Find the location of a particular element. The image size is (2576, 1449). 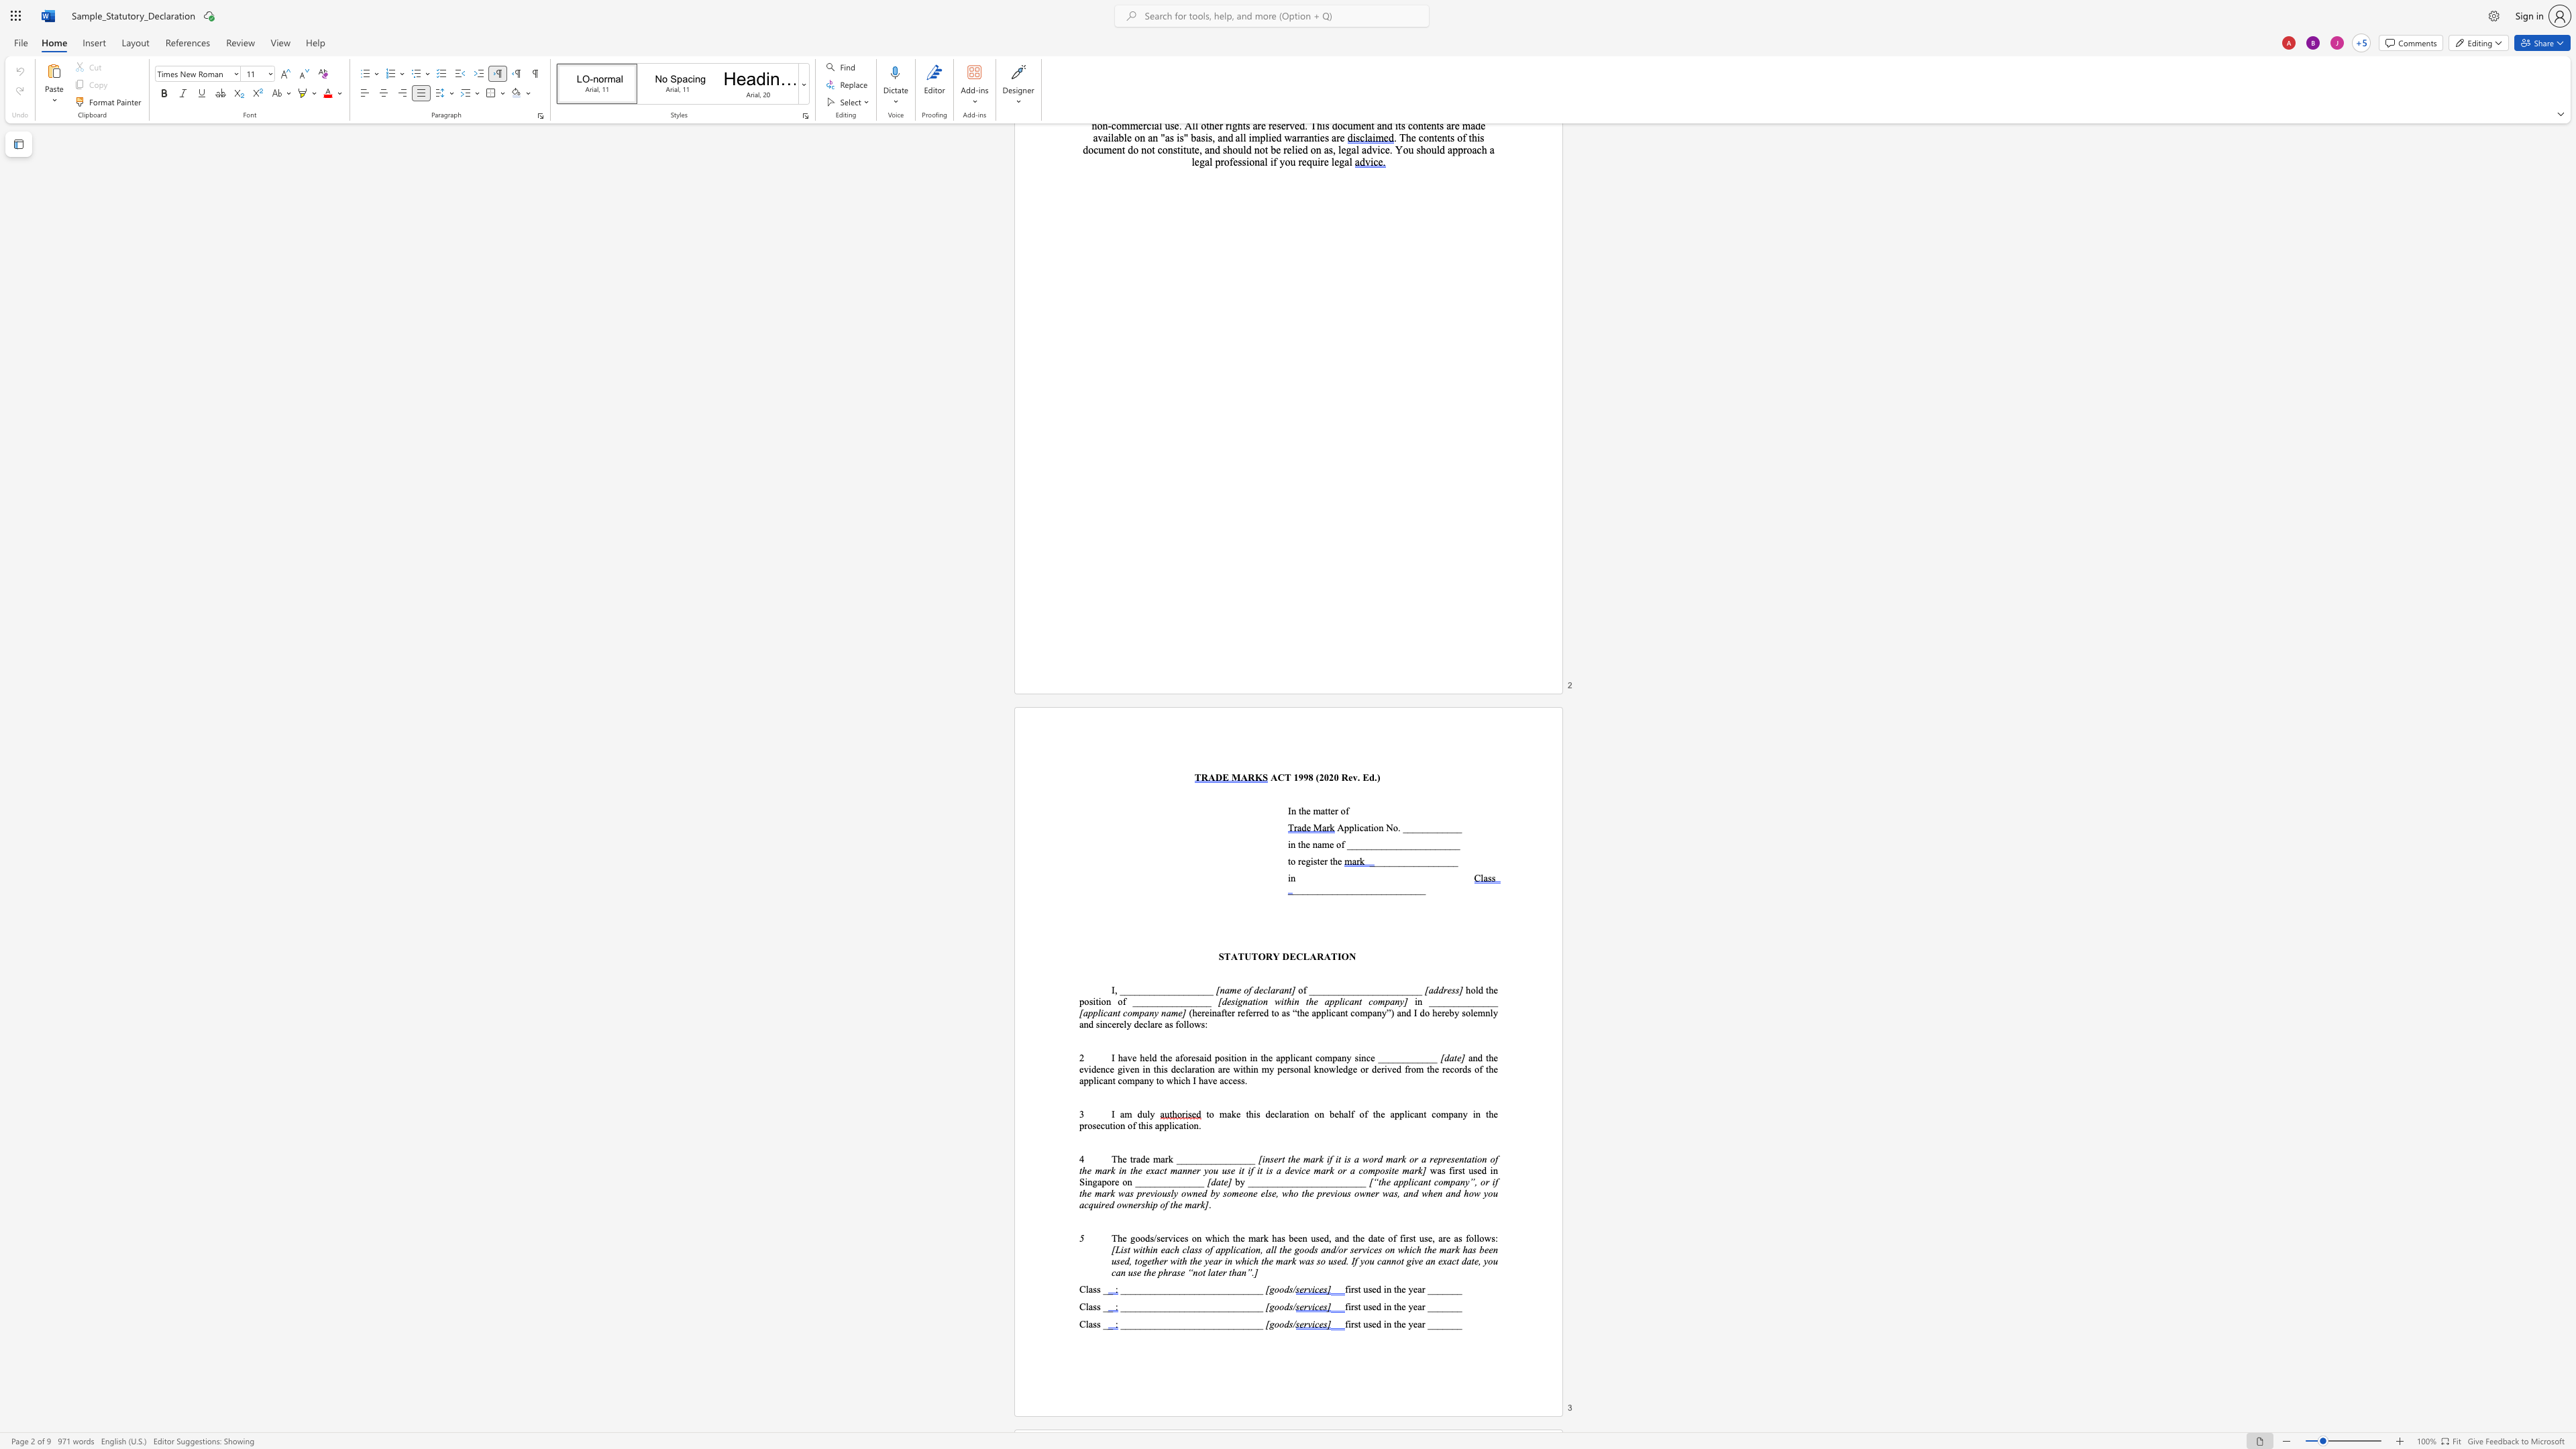

the 5th character "_" in the text is located at coordinates (1368, 845).